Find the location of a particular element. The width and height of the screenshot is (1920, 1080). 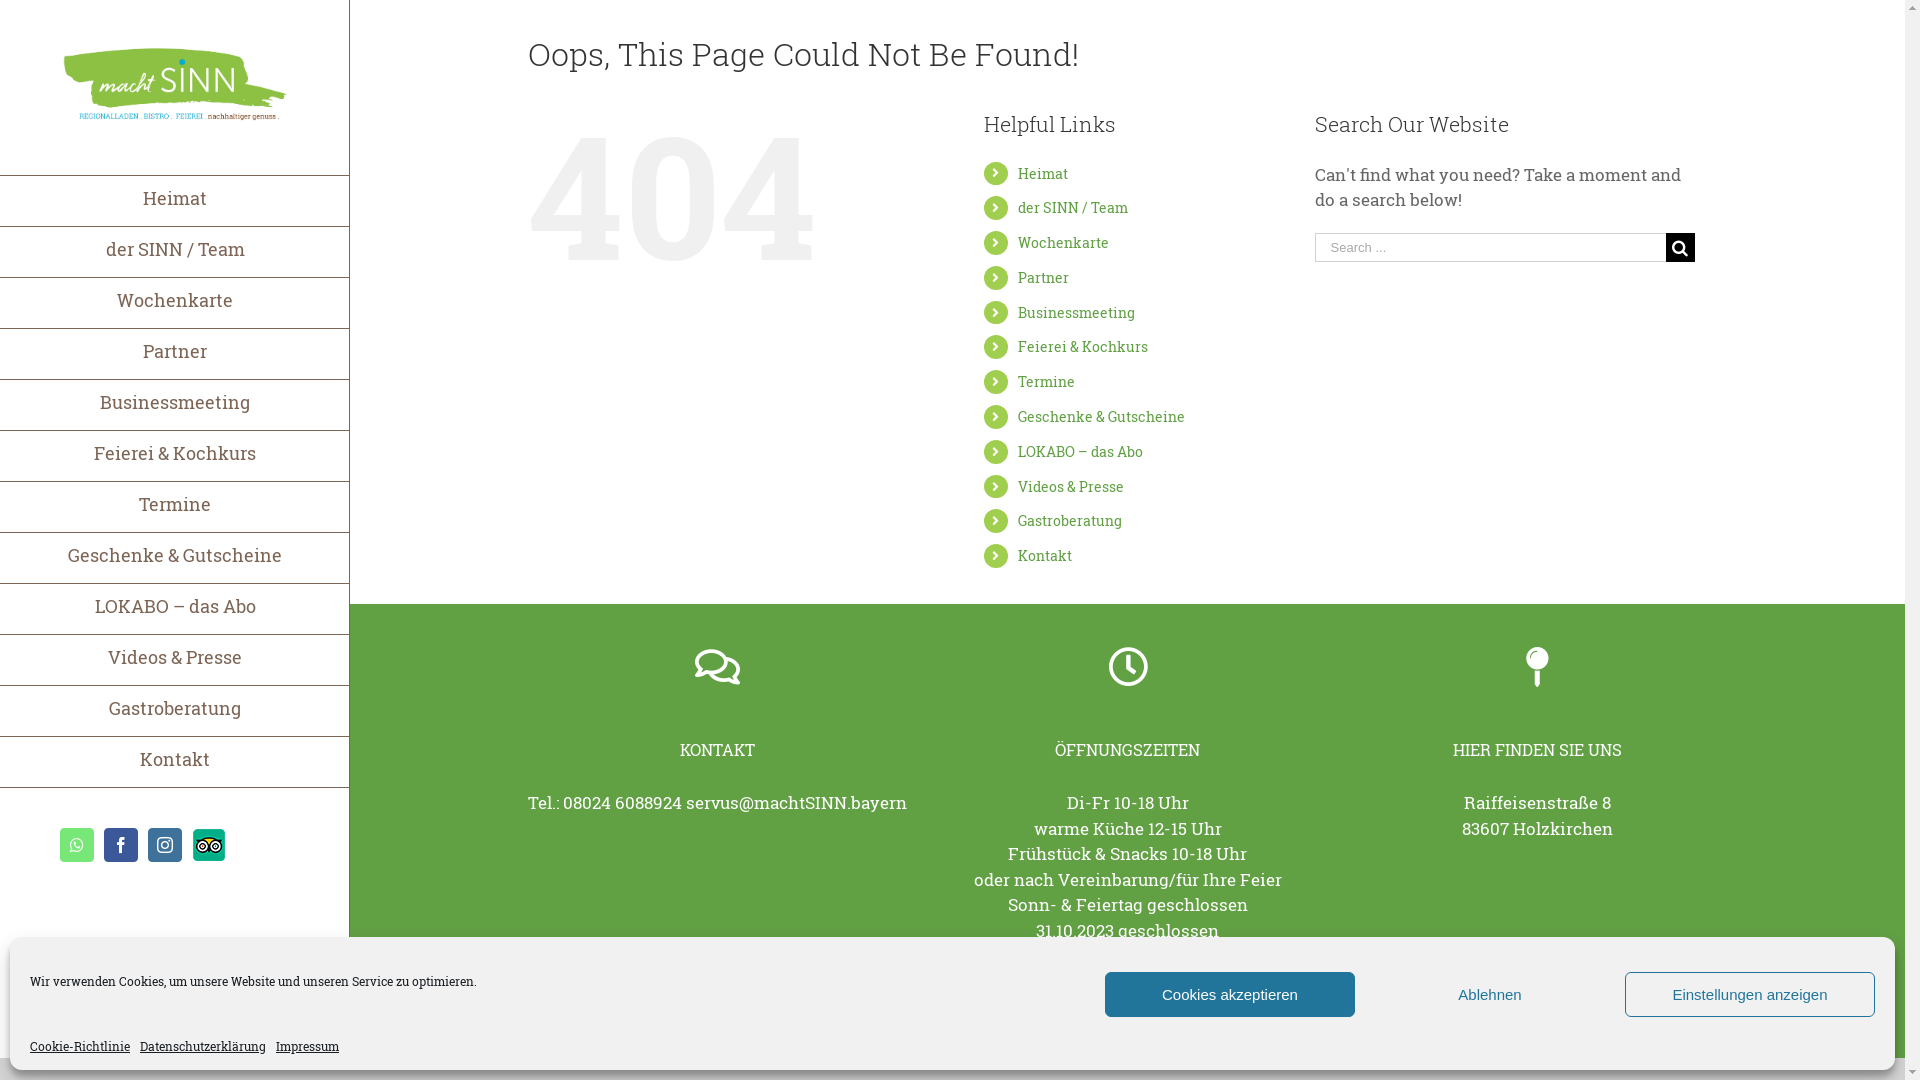

'der SINN / Team' is located at coordinates (1072, 207).